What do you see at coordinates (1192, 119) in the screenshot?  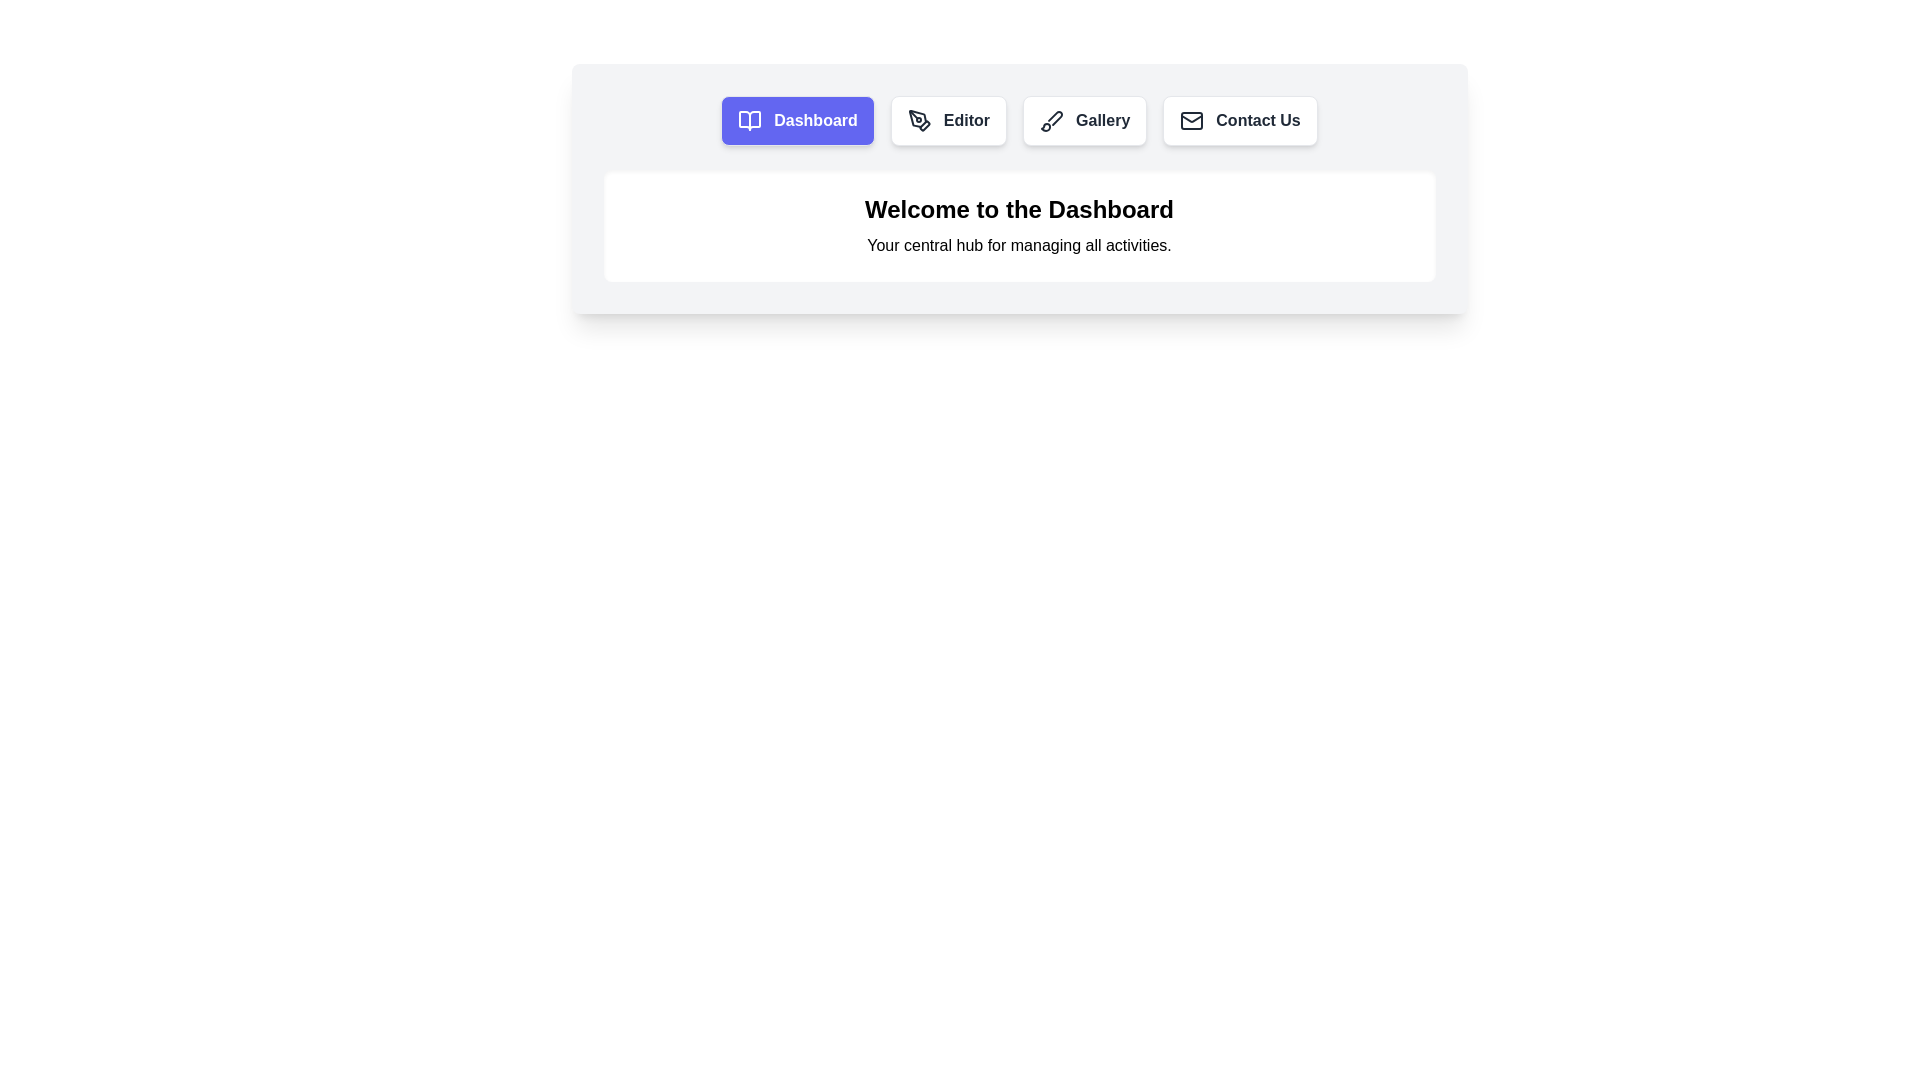 I see `the lower inner part of the mail envelope icon located in the navigation bar` at bounding box center [1192, 119].